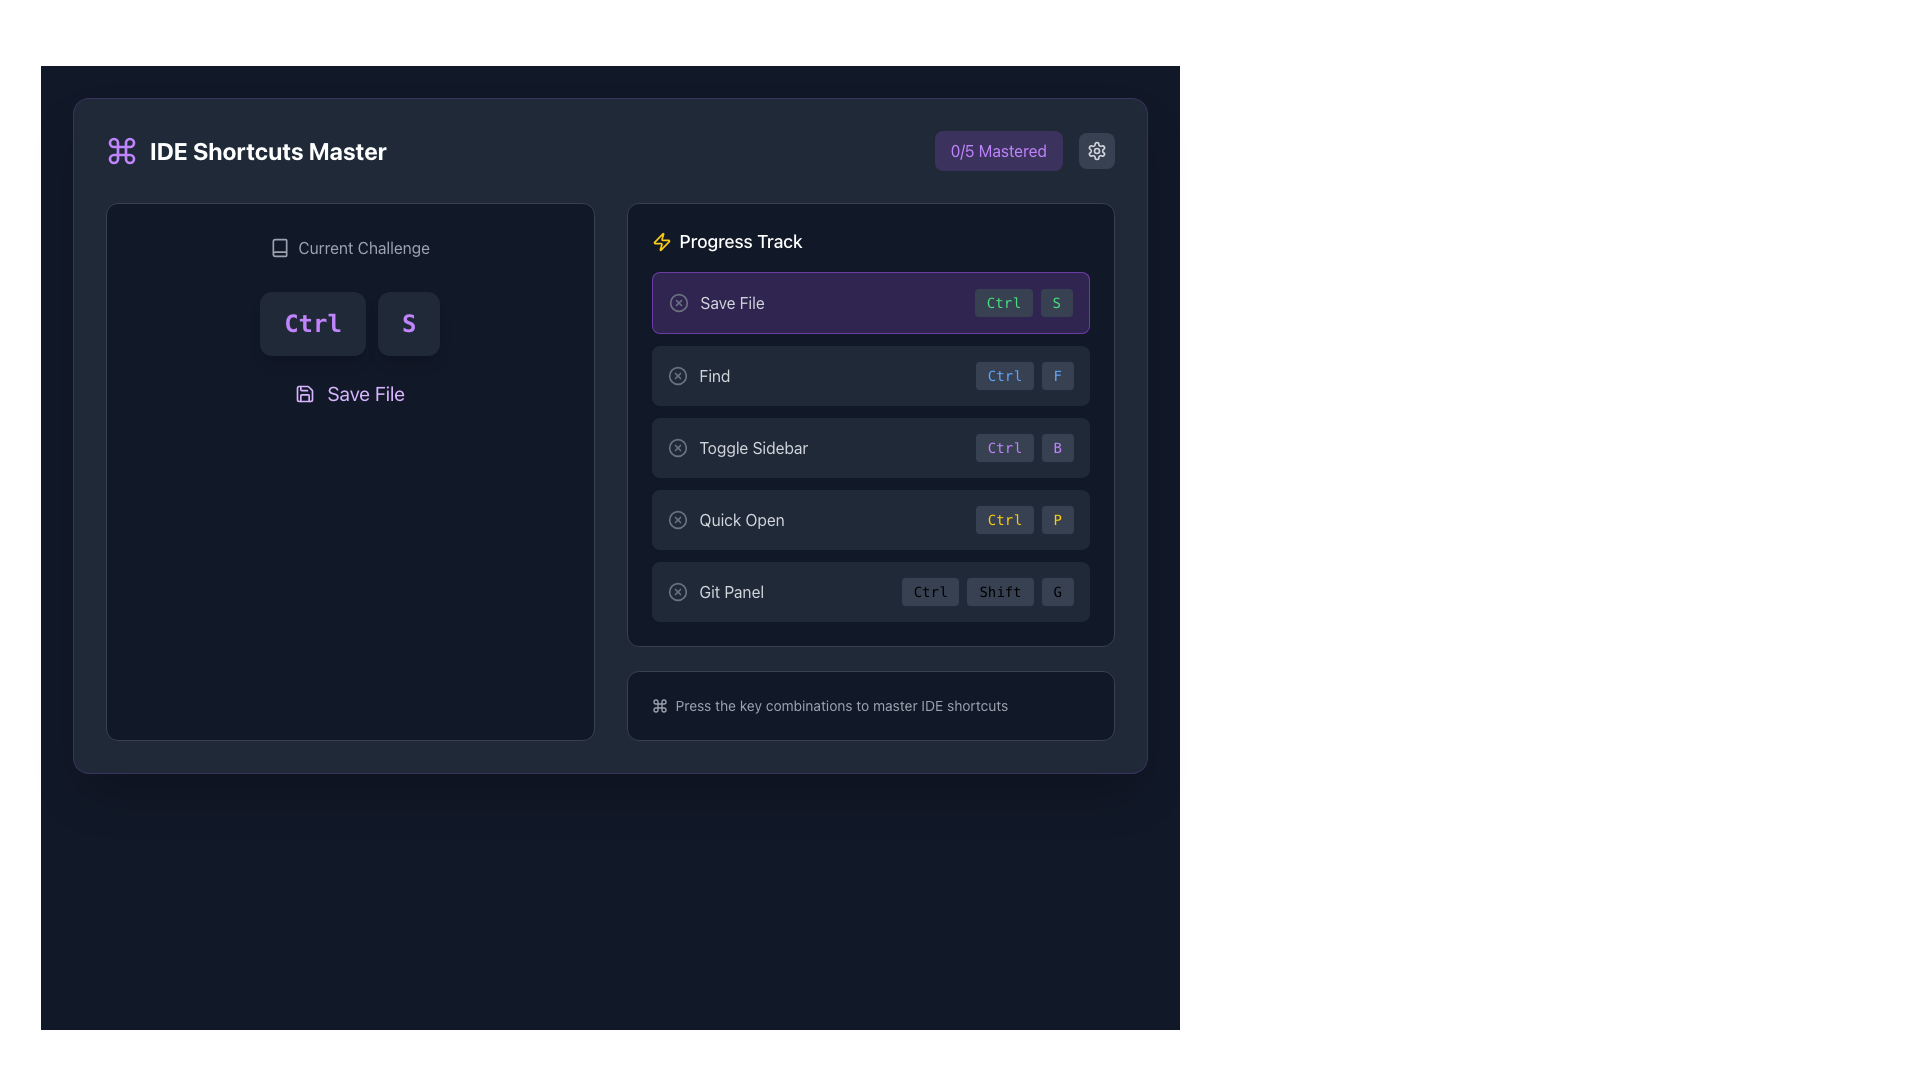 This screenshot has width=1920, height=1080. Describe the element at coordinates (366, 393) in the screenshot. I see `the 'Save File' text label that identifies the save action below the 'Ctrl+S' shortcut representation` at that location.